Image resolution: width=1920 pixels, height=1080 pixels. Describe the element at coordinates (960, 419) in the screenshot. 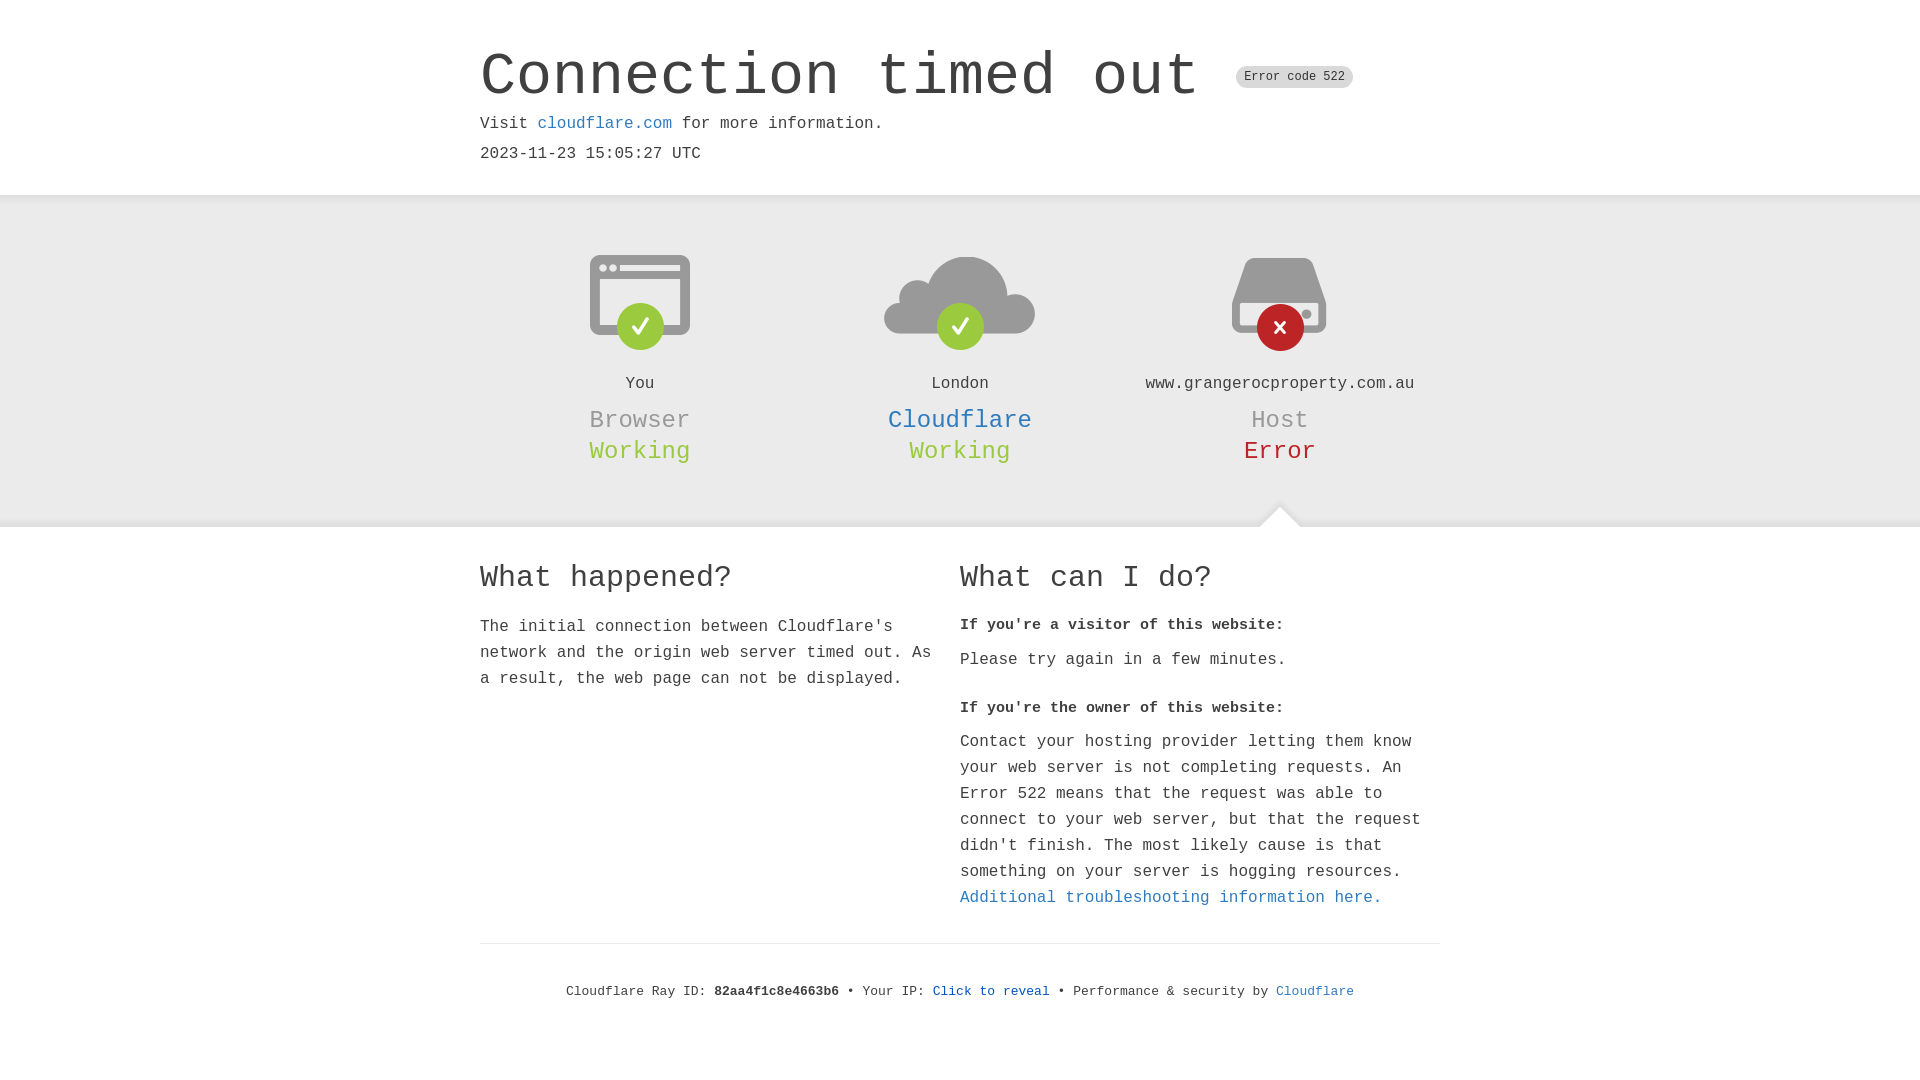

I see `'Cloudflare'` at that location.